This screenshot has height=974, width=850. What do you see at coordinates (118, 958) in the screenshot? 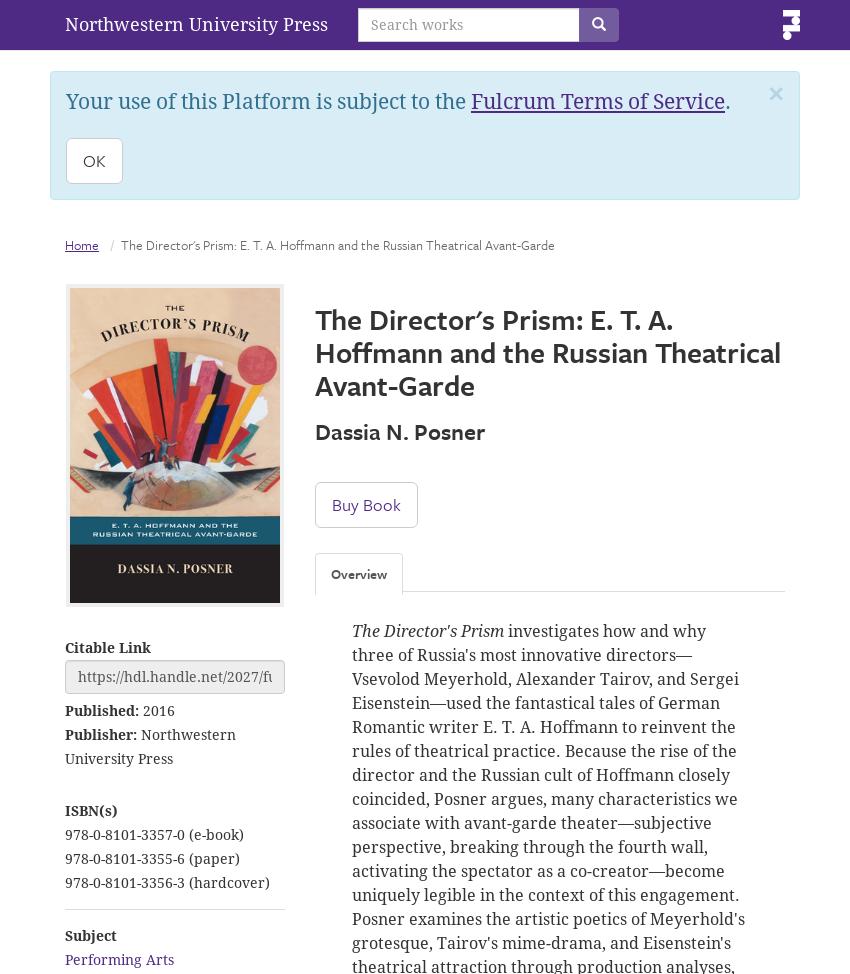
I see `'Performing Arts'` at bounding box center [118, 958].